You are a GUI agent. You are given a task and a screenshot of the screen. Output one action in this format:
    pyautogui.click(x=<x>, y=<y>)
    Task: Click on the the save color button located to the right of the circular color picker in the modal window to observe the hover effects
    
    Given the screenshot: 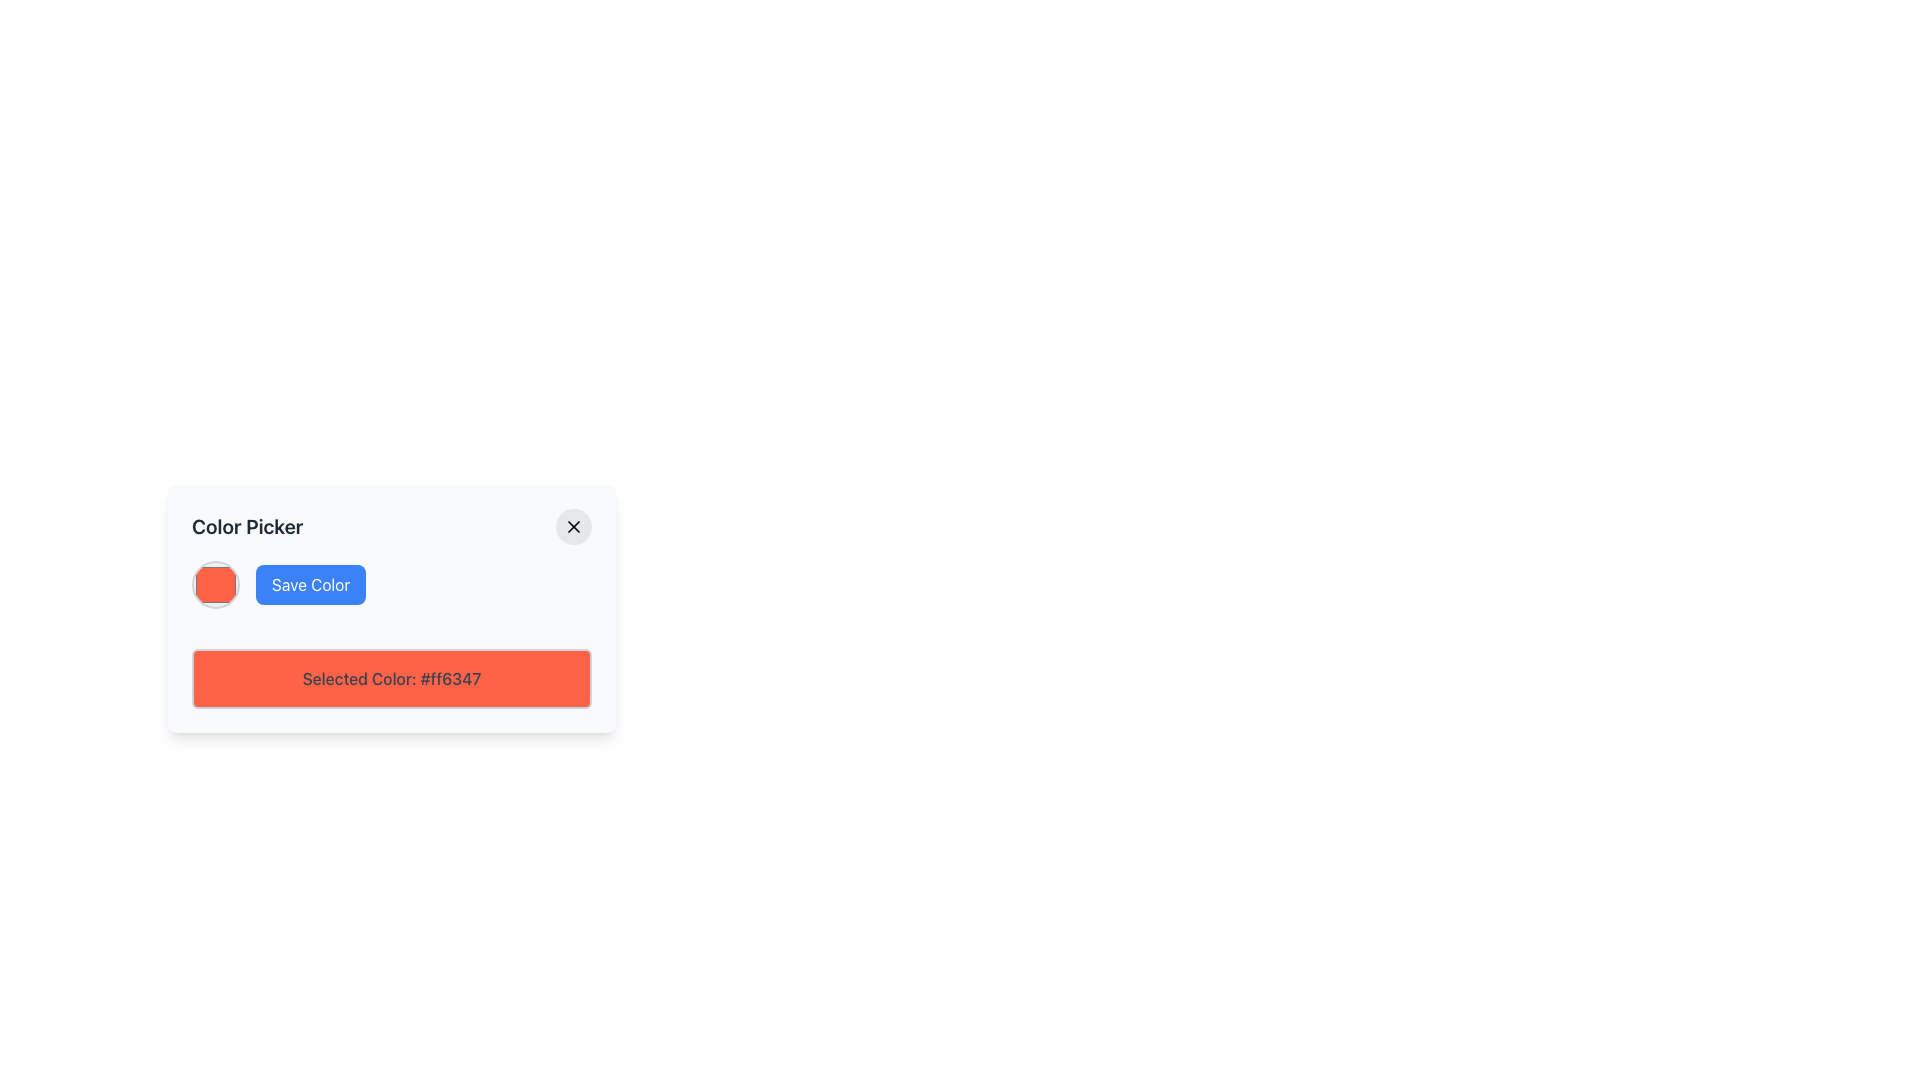 What is the action you would take?
    pyautogui.click(x=310, y=585)
    